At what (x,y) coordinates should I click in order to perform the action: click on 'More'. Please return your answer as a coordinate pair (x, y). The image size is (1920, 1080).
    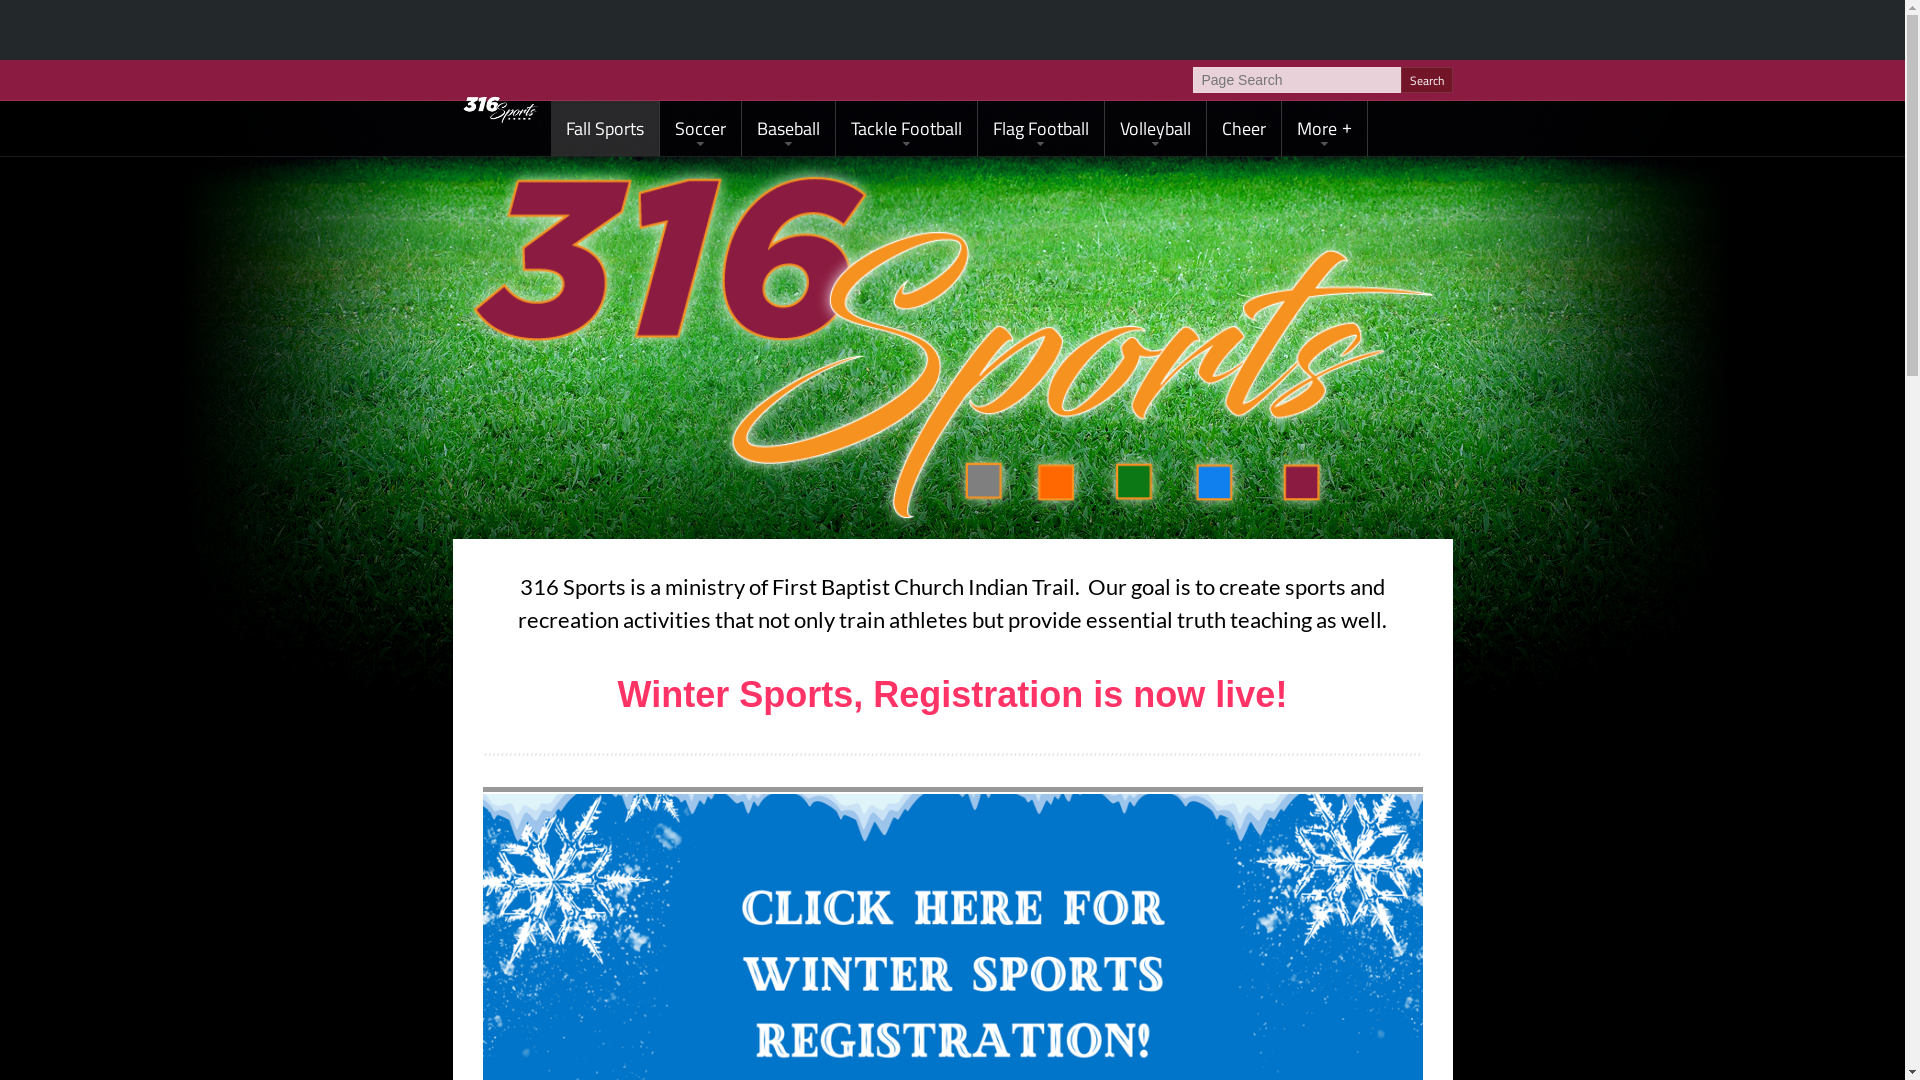
    Looking at the image, I should click on (1324, 128).